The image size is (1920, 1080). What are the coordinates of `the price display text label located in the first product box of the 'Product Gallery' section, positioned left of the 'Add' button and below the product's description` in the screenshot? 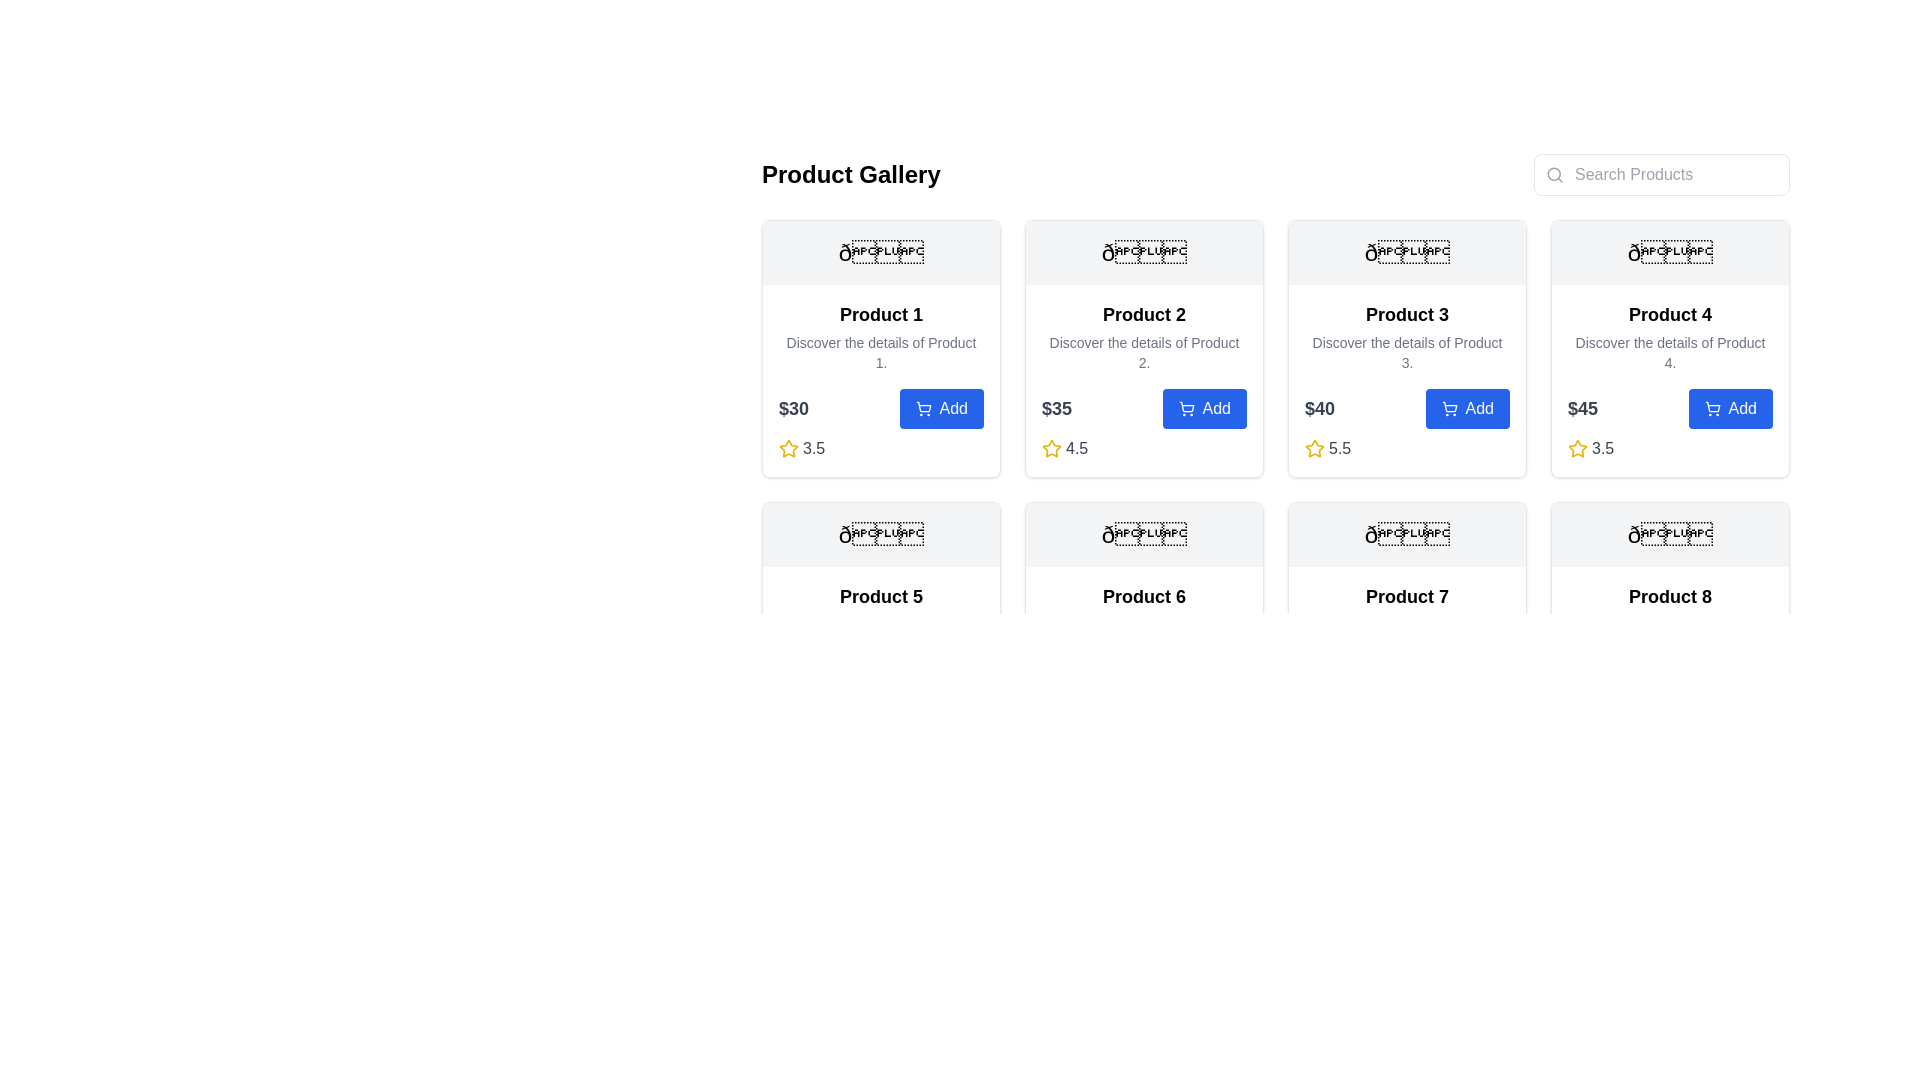 It's located at (793, 407).